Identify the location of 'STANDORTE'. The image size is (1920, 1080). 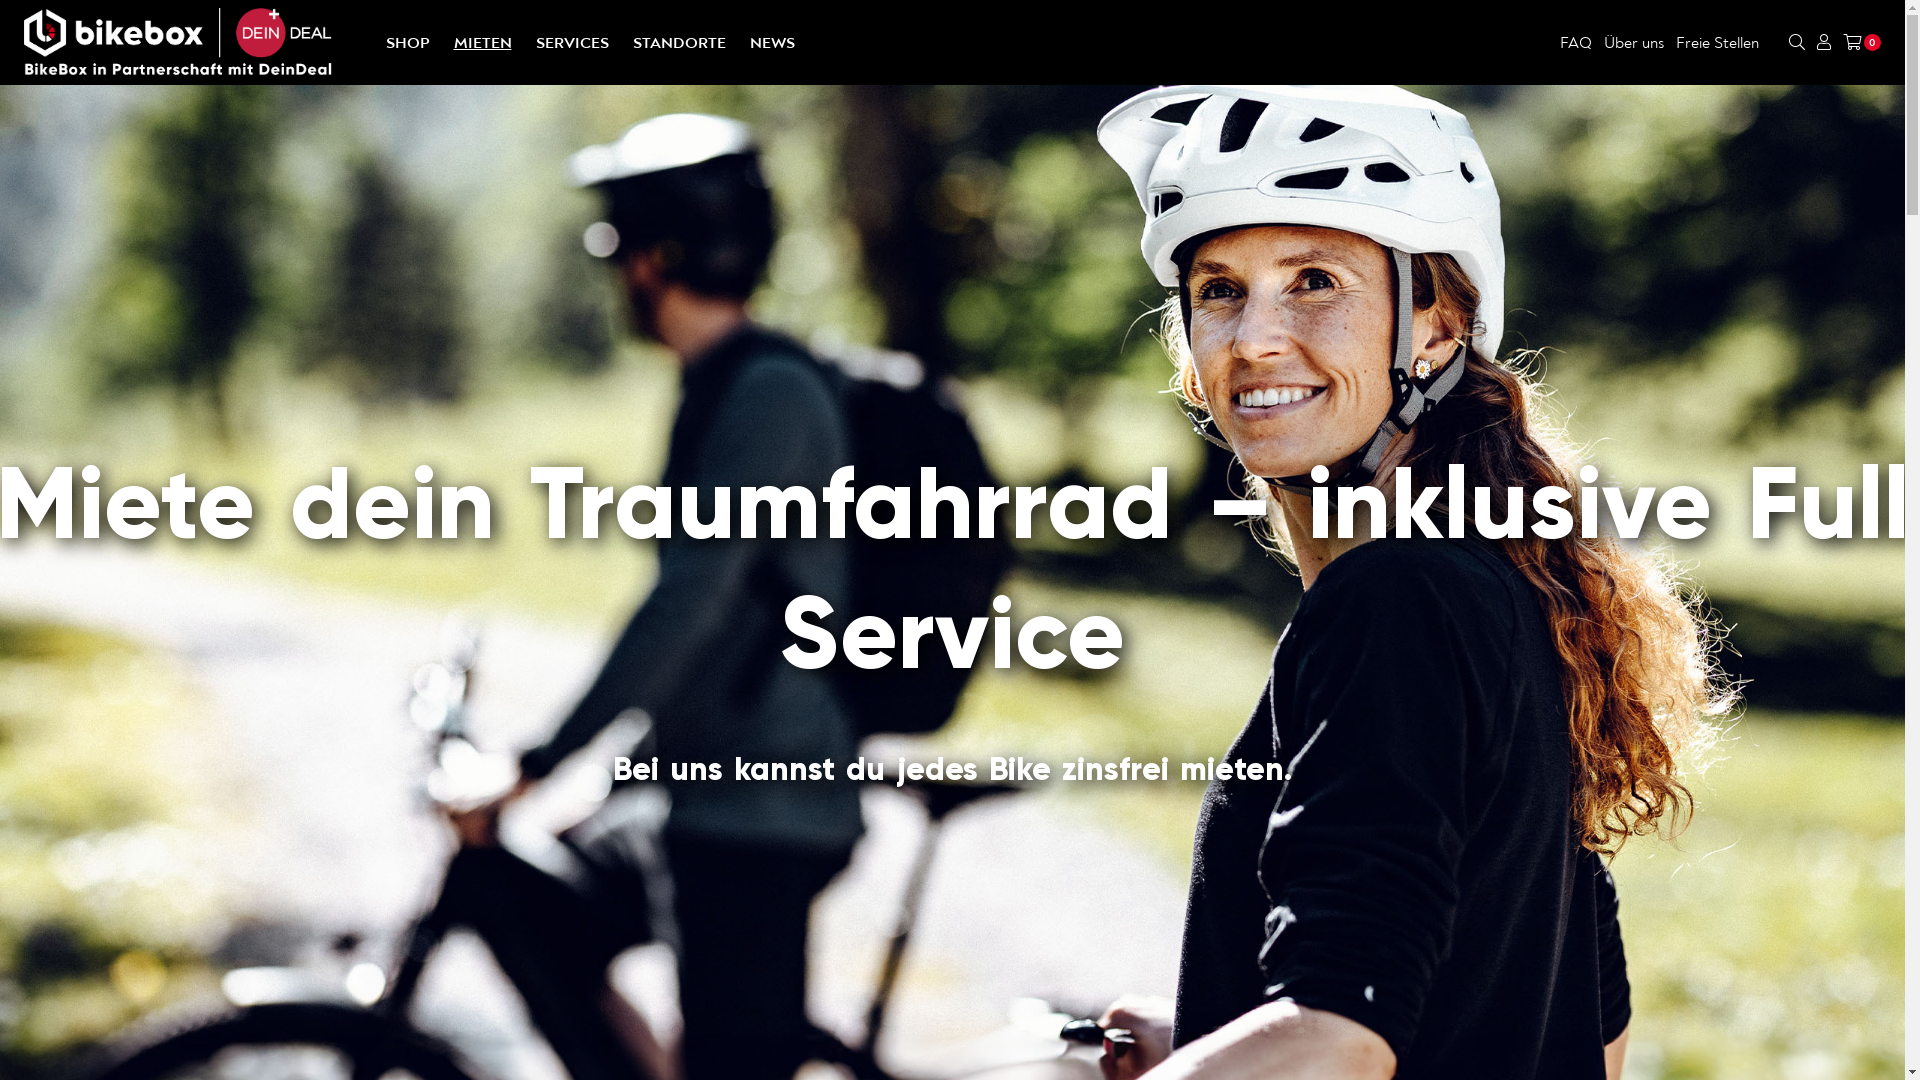
(678, 42).